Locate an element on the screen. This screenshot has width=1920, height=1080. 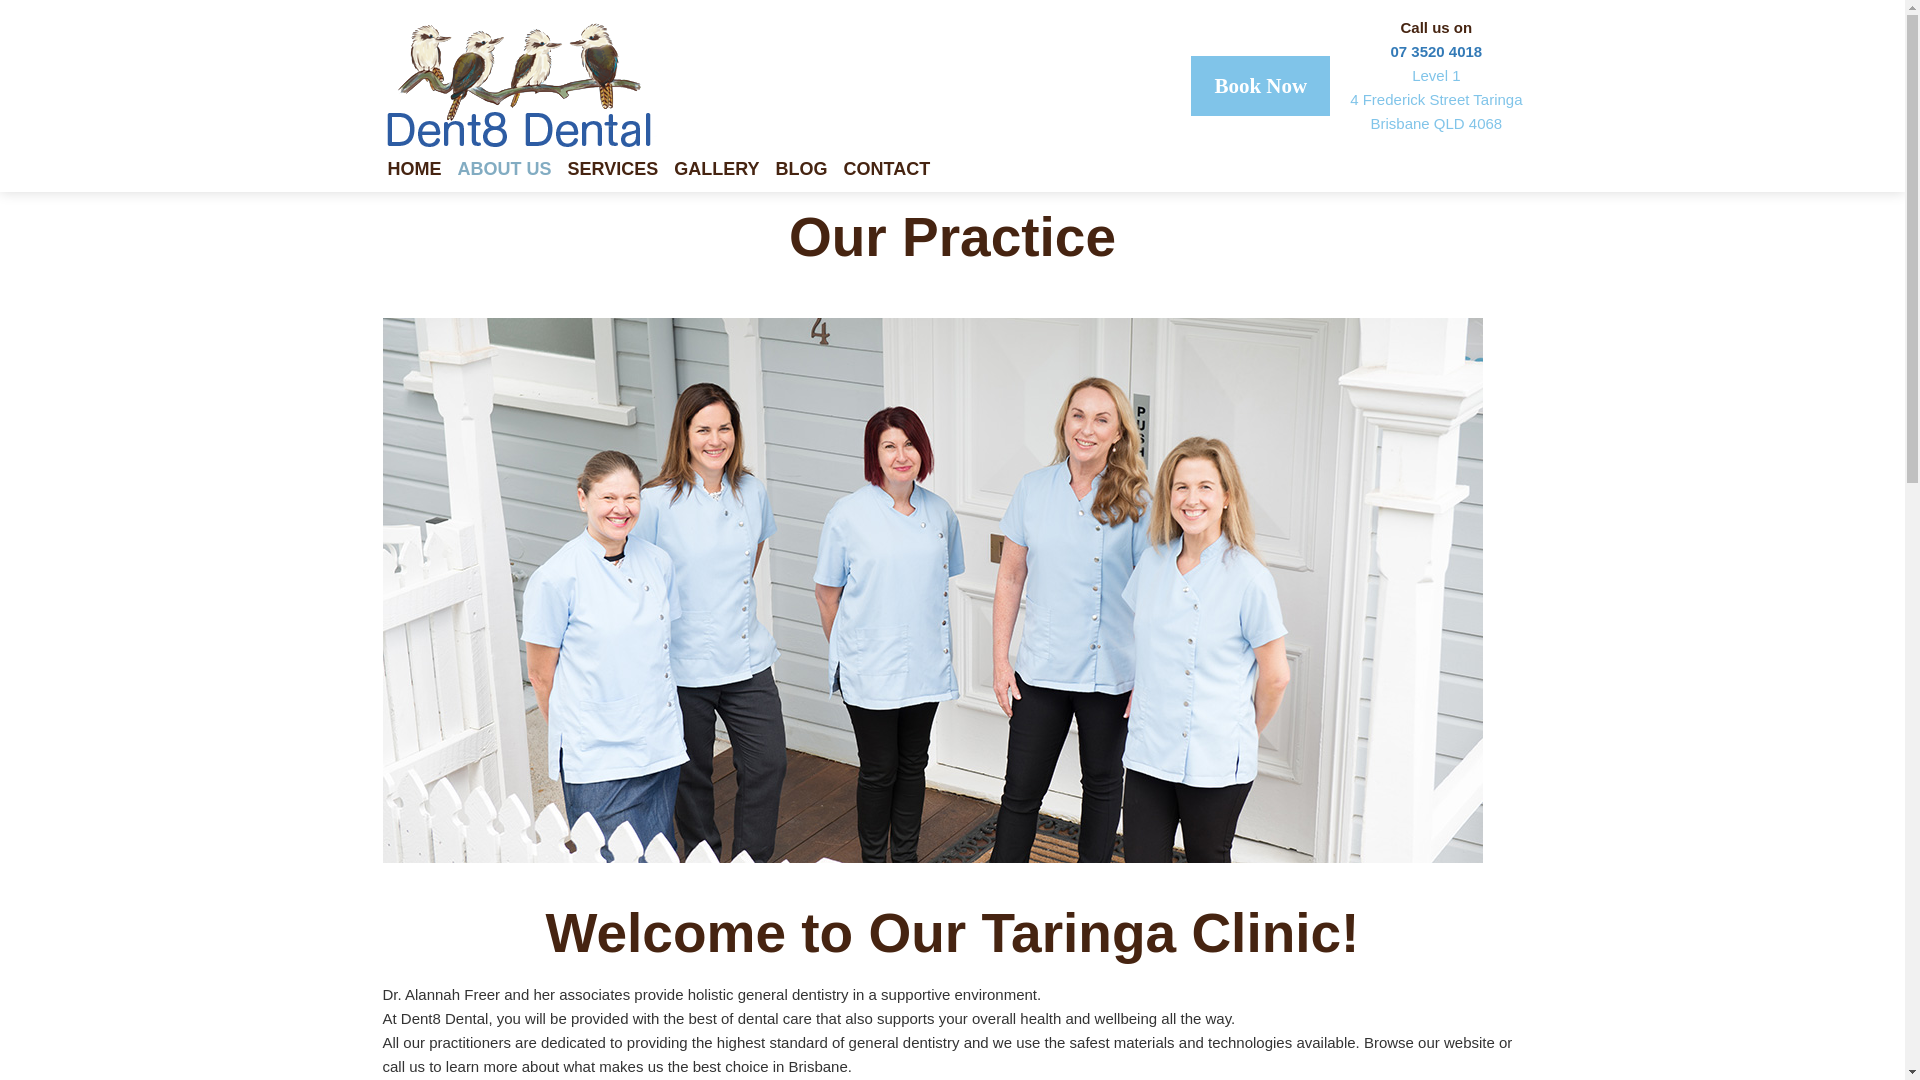
'GALLERY' is located at coordinates (723, 172).